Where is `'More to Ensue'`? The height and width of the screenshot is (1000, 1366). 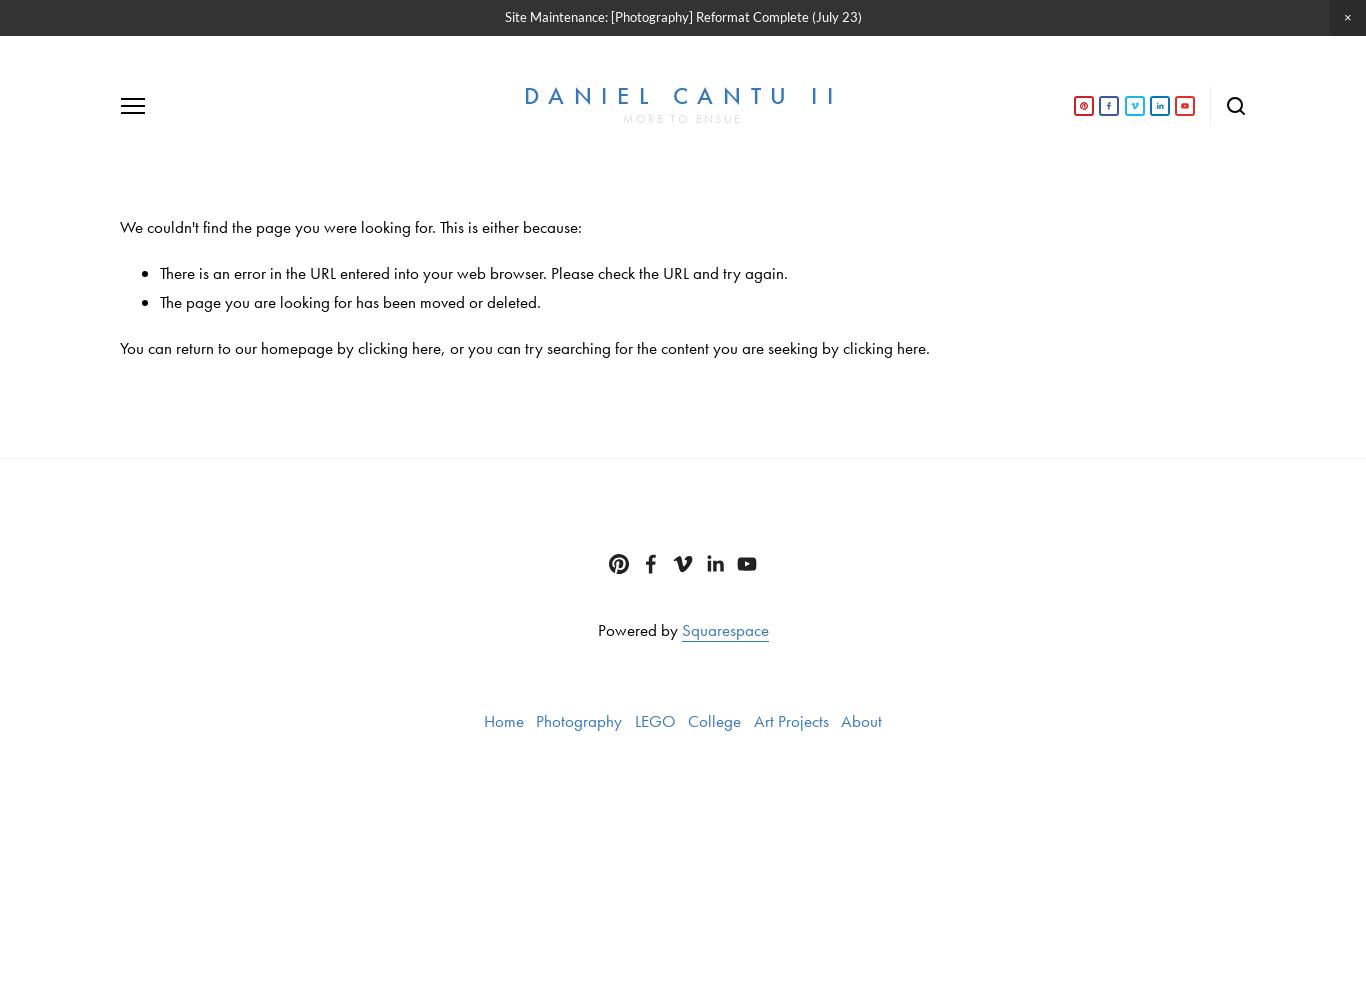 'More to Ensue' is located at coordinates (622, 118).